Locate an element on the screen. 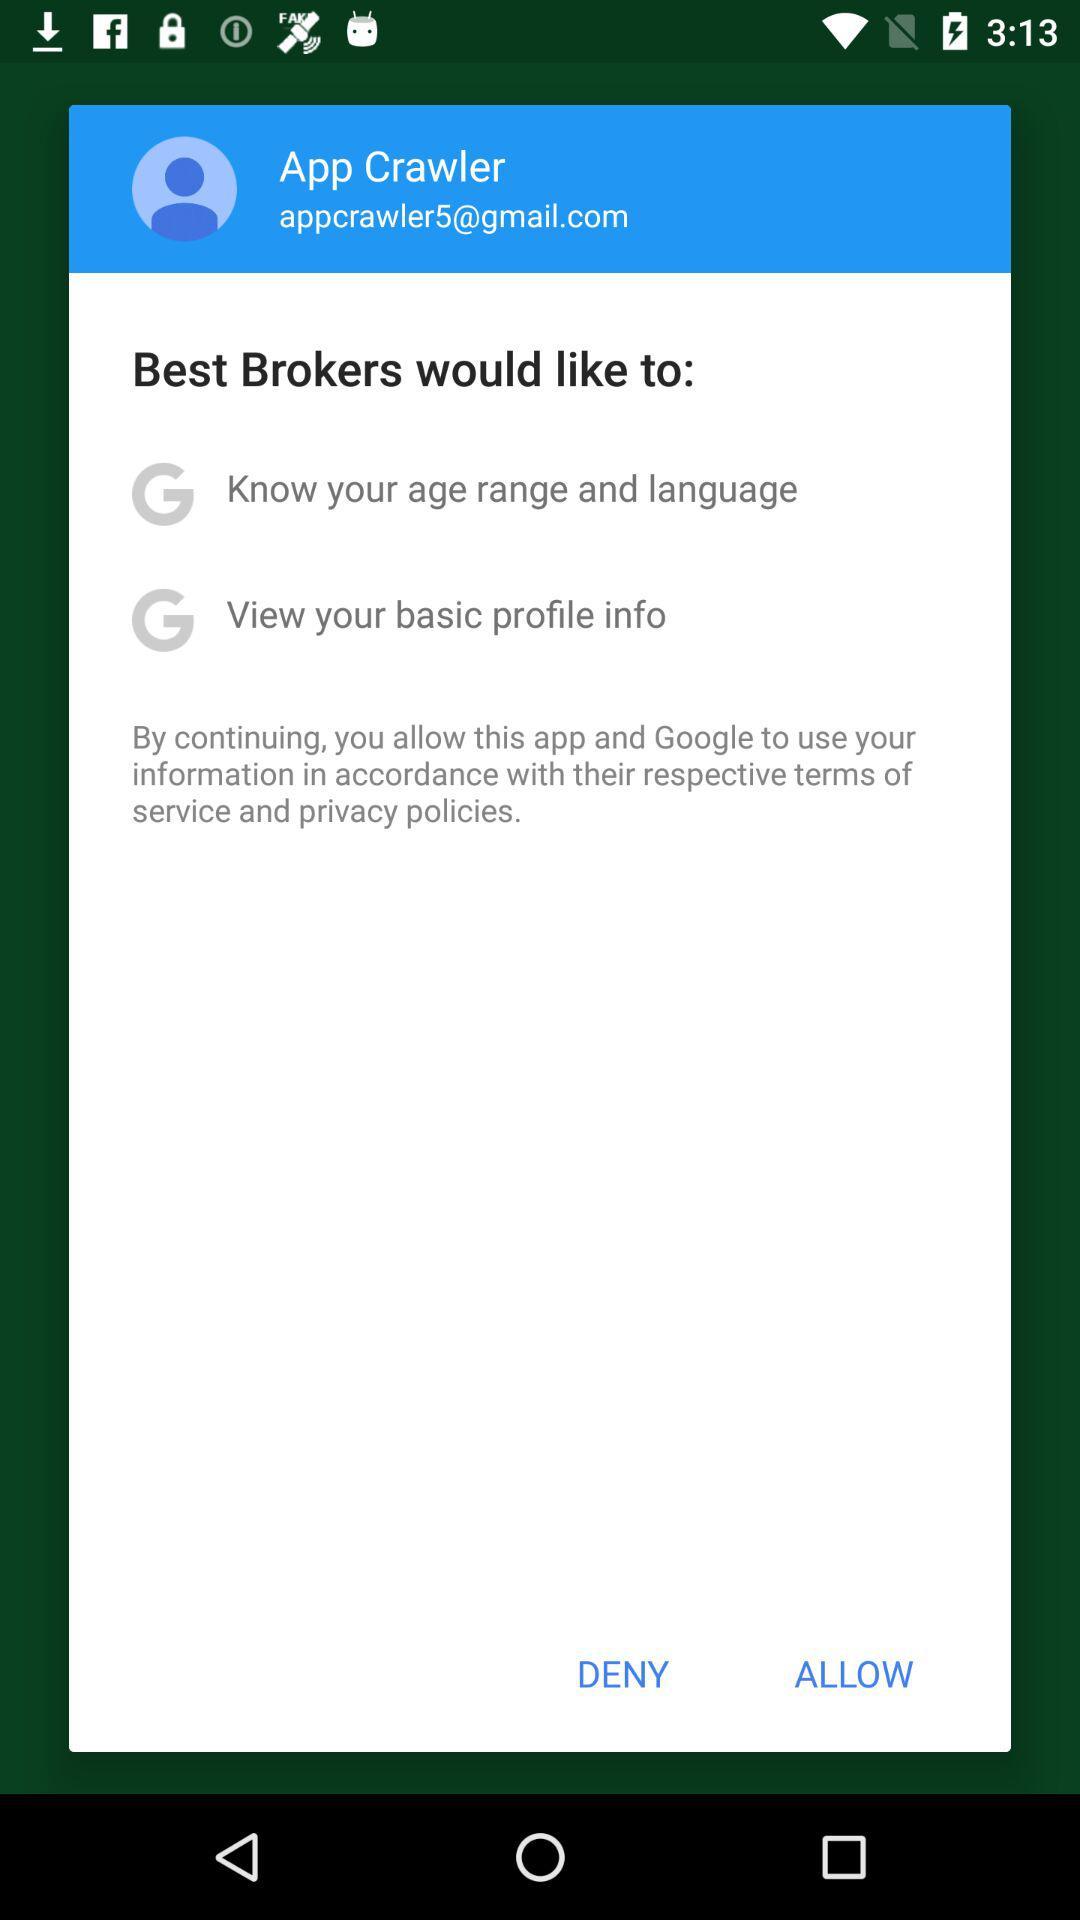 This screenshot has height=1920, width=1080. the button next to allow icon is located at coordinates (621, 1673).